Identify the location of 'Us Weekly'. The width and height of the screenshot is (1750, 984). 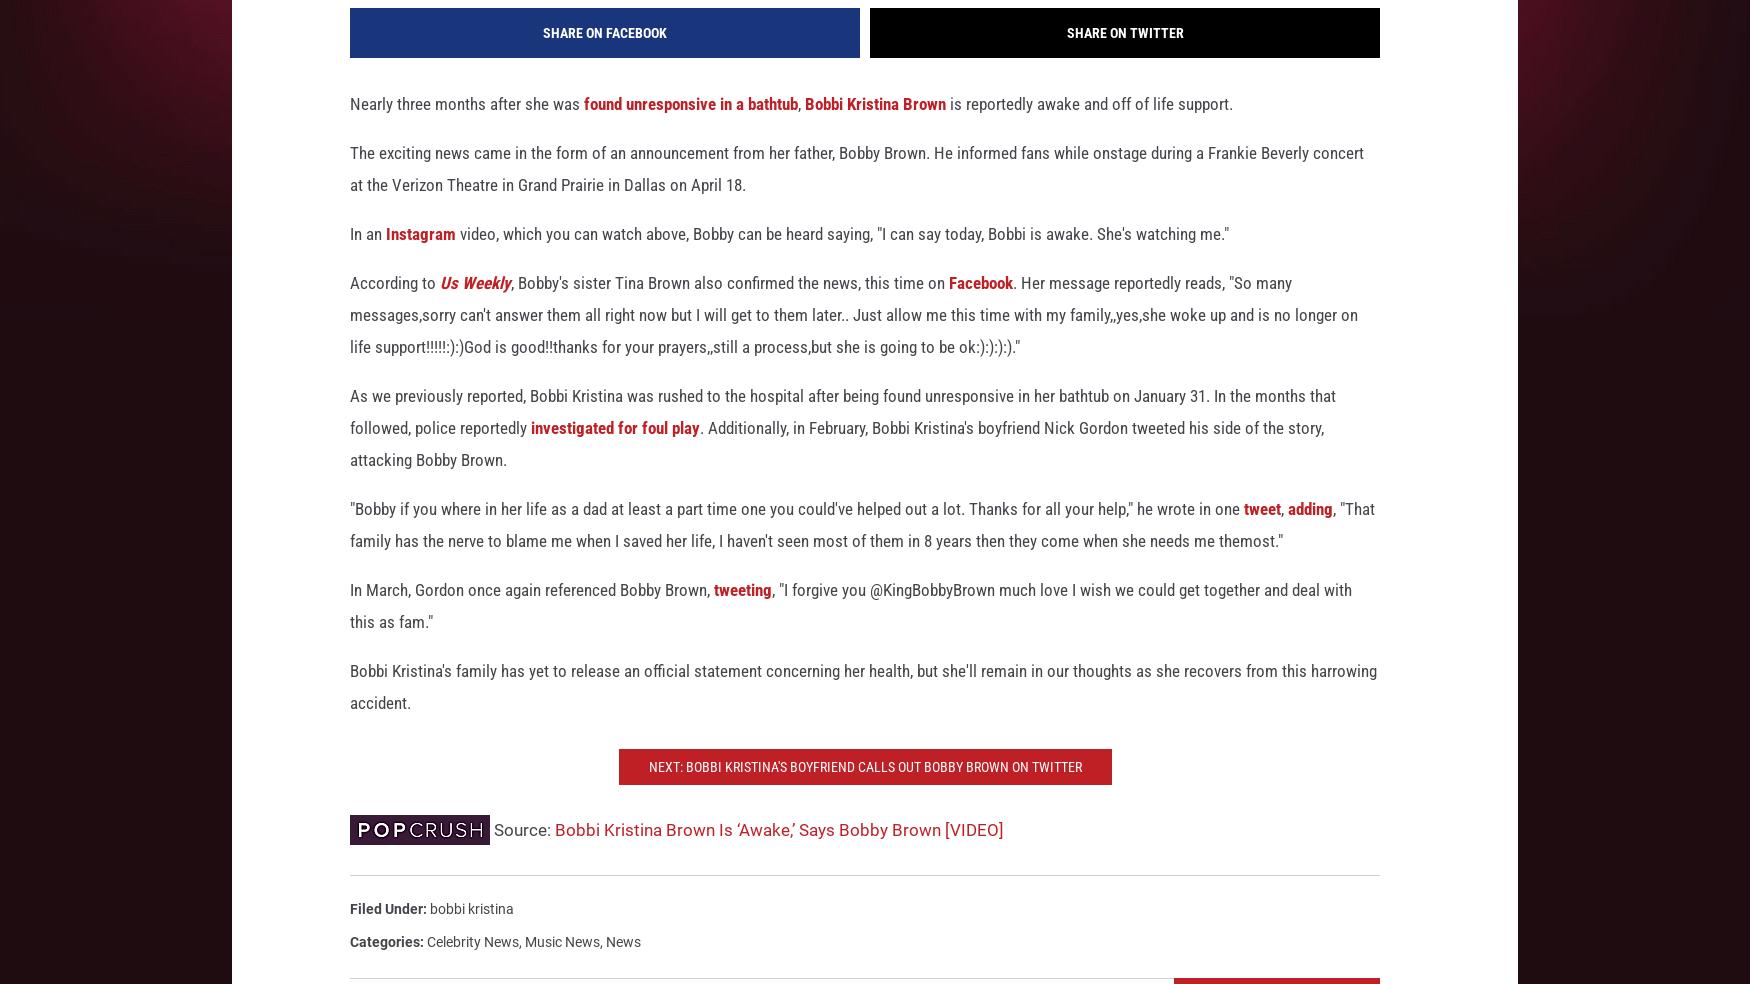
(475, 308).